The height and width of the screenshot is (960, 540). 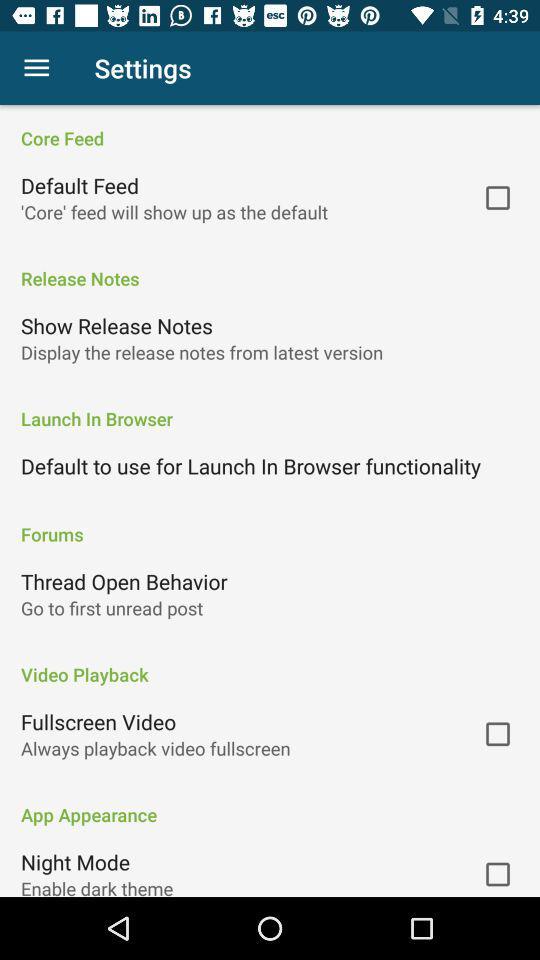 What do you see at coordinates (74, 861) in the screenshot?
I see `night mode icon` at bounding box center [74, 861].